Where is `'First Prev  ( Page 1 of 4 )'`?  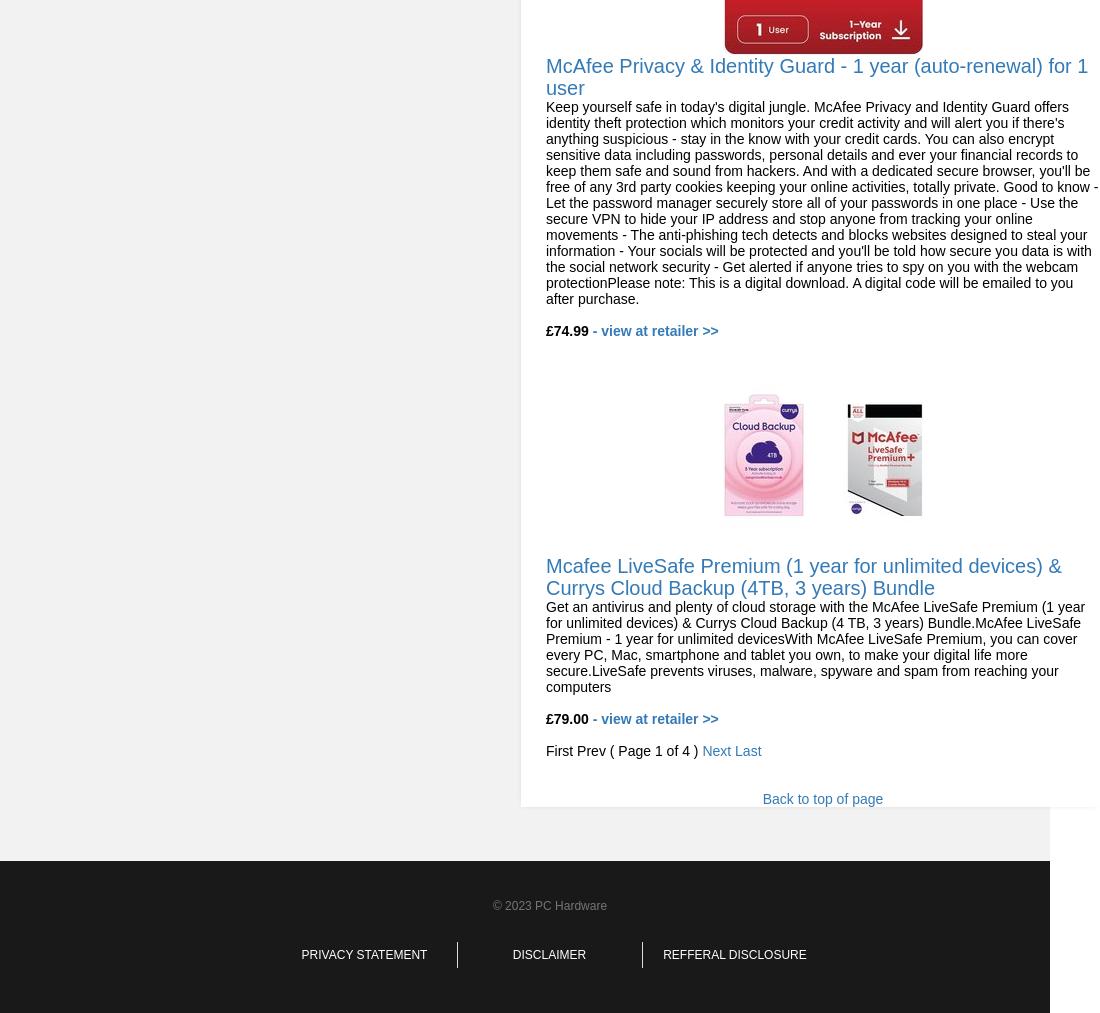
'First Prev  ( Page 1 of 4 )' is located at coordinates (624, 751).